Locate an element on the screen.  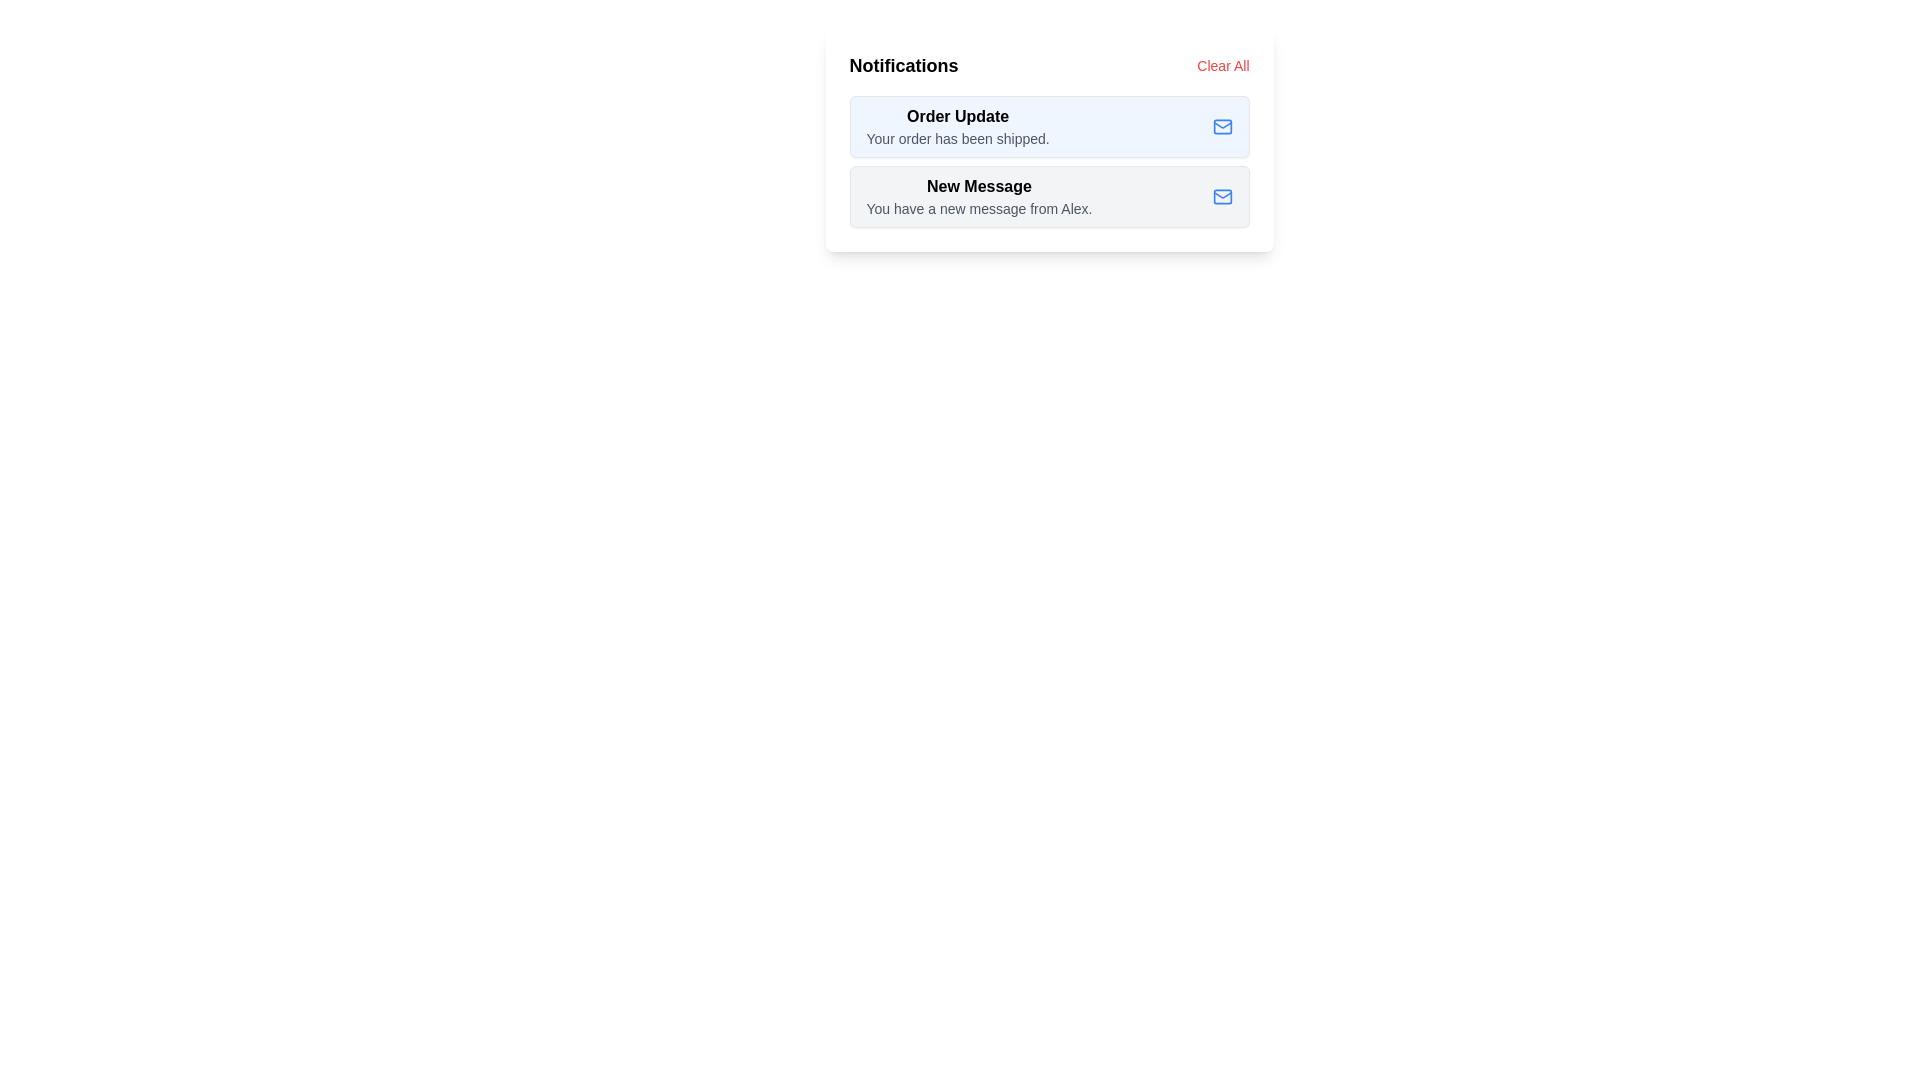
the mail or order updates icon located on the right side of the 'Order Update' notification card, positioned at the top-right corner and aligned with the text 'Order Update' is located at coordinates (1221, 127).